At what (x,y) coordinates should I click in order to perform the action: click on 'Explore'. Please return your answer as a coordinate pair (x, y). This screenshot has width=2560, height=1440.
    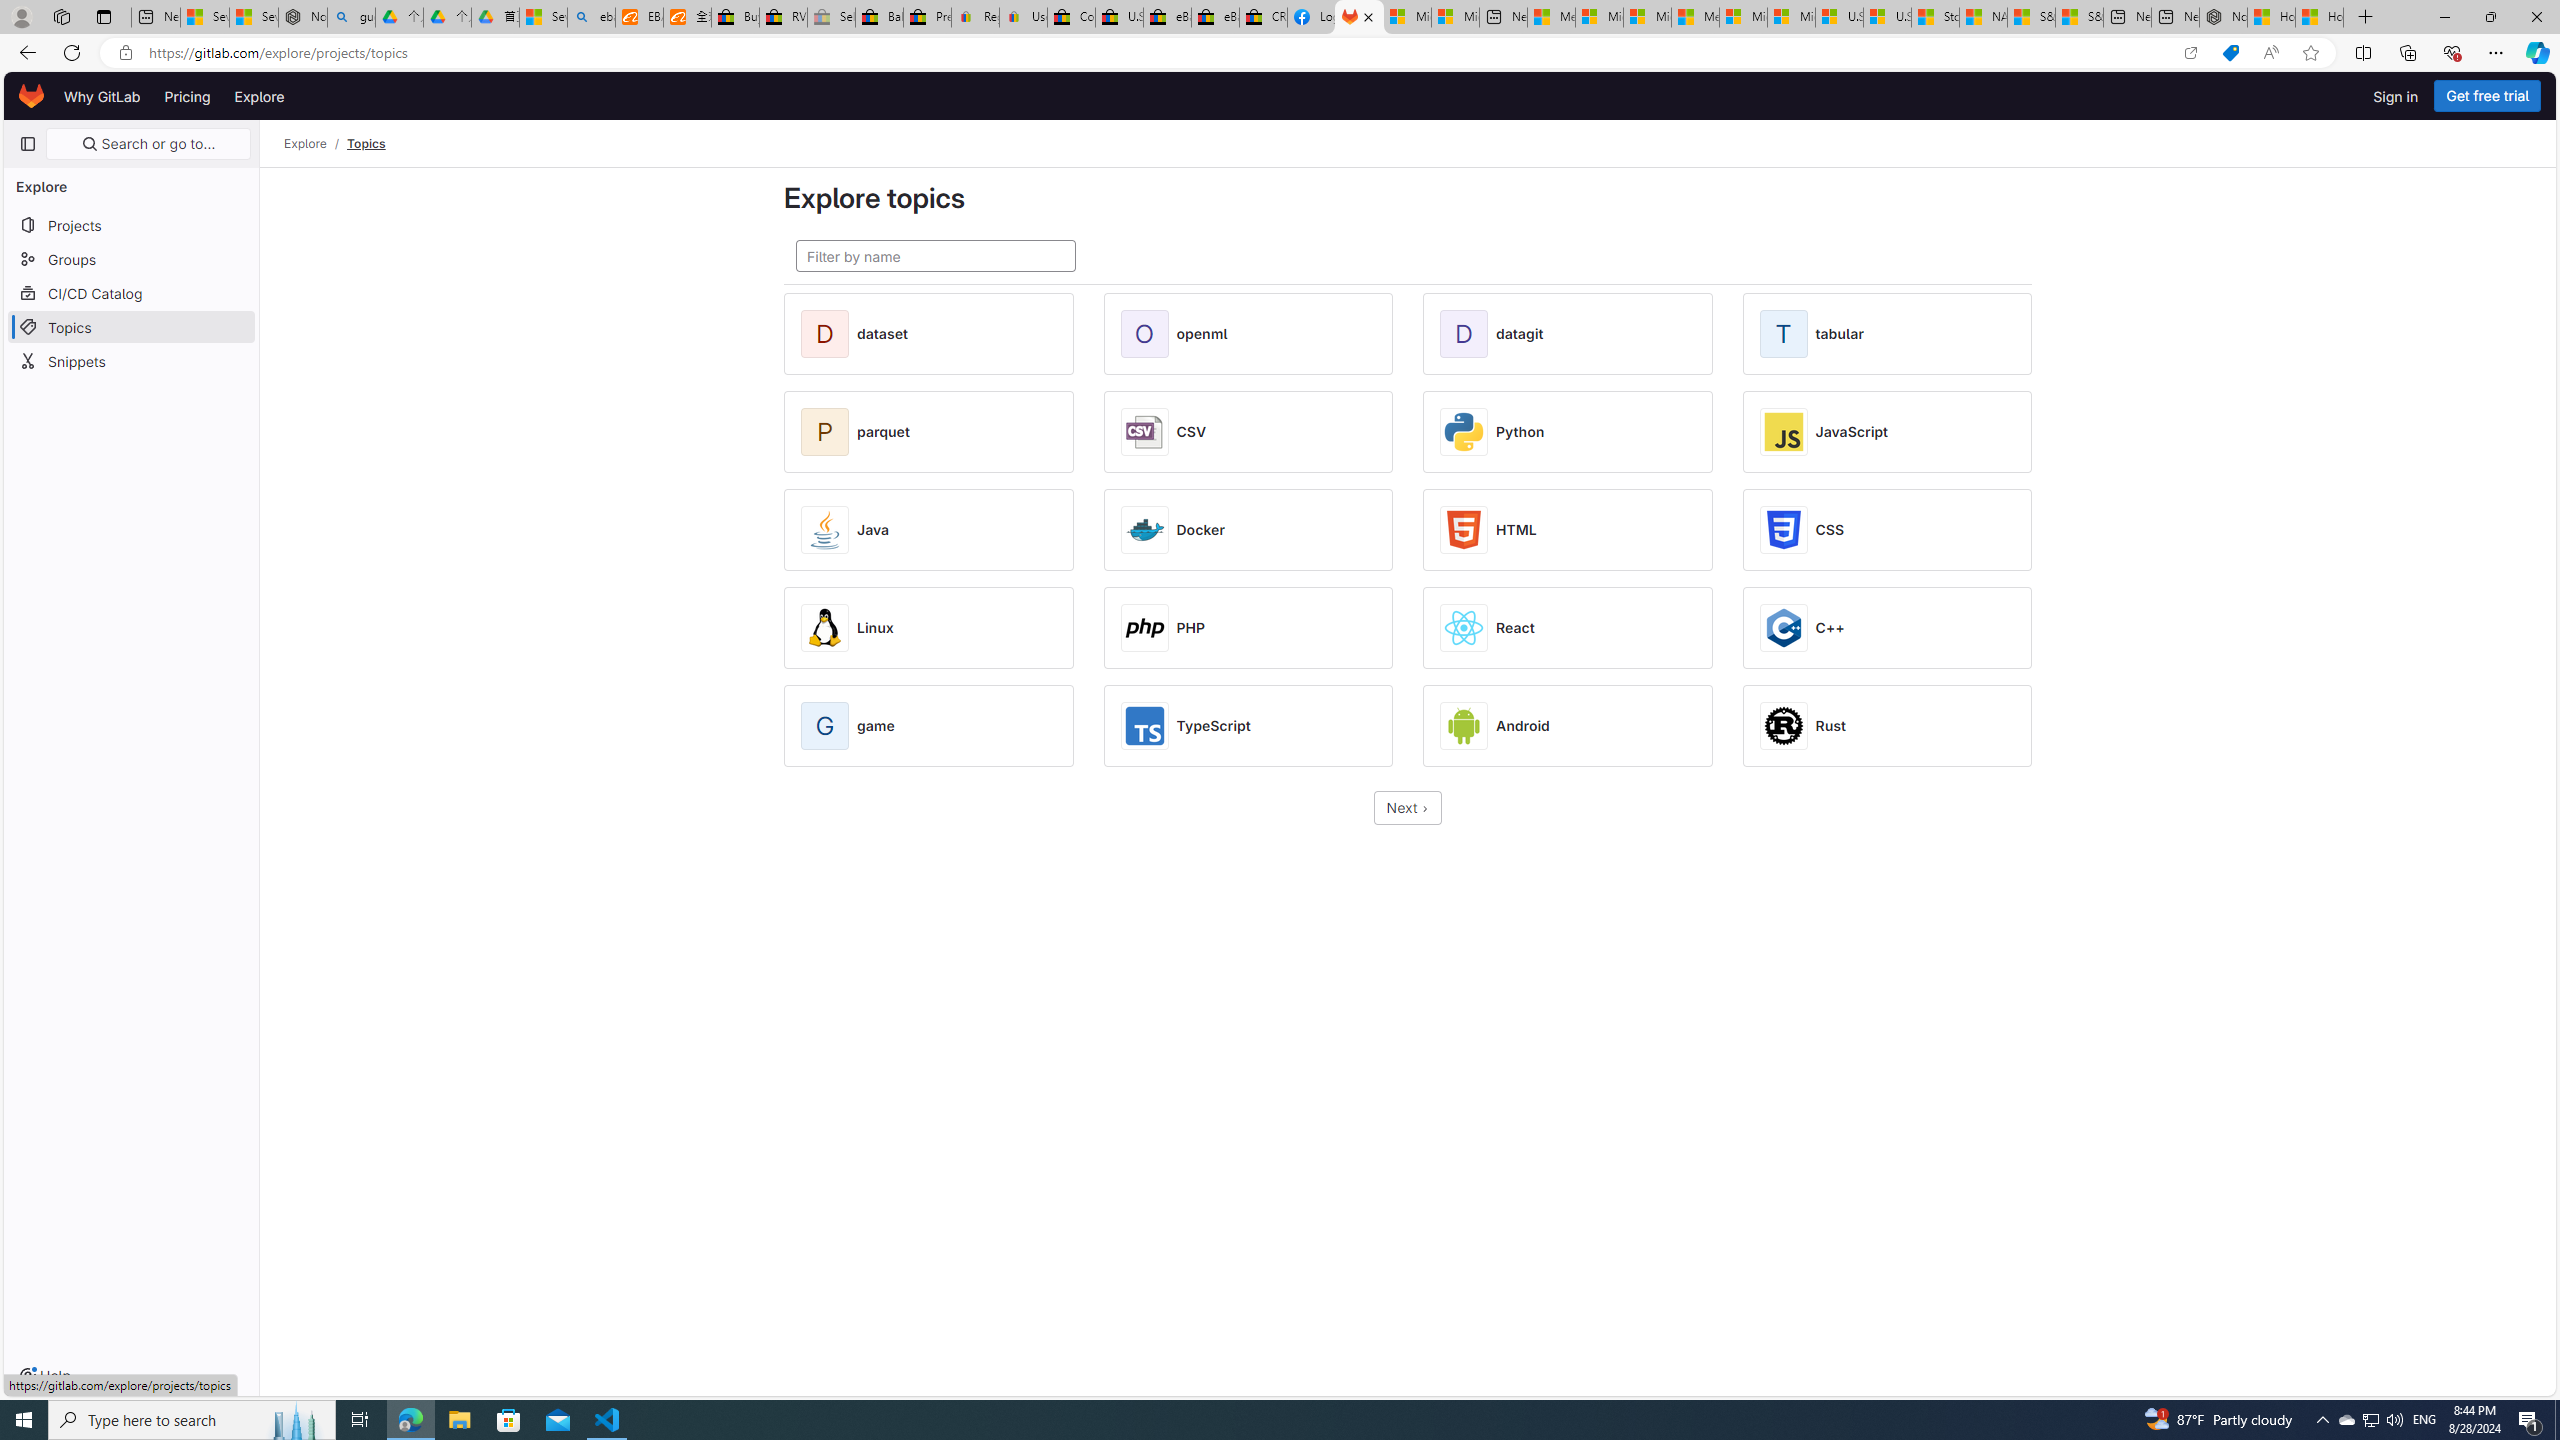
    Looking at the image, I should click on (257, 95).